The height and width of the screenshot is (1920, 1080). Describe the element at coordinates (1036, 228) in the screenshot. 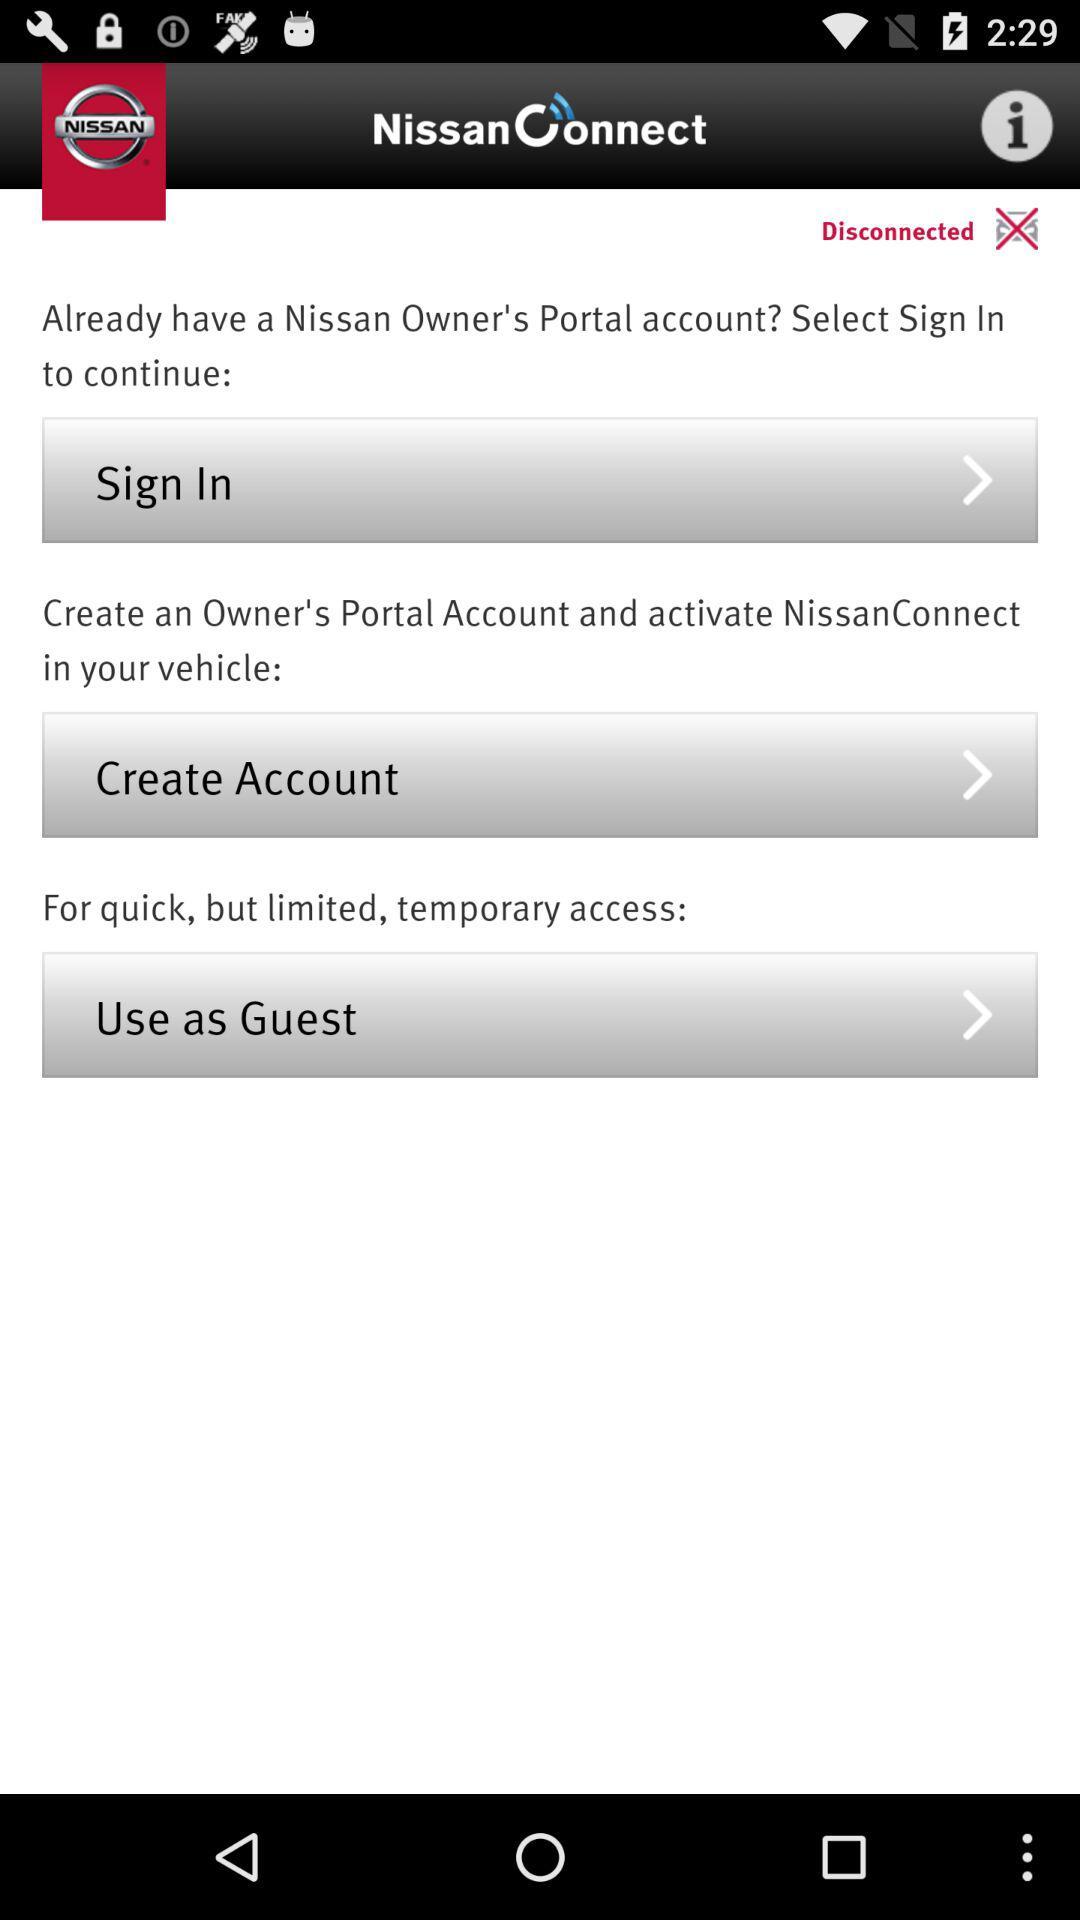

I see `connection indicator` at that location.